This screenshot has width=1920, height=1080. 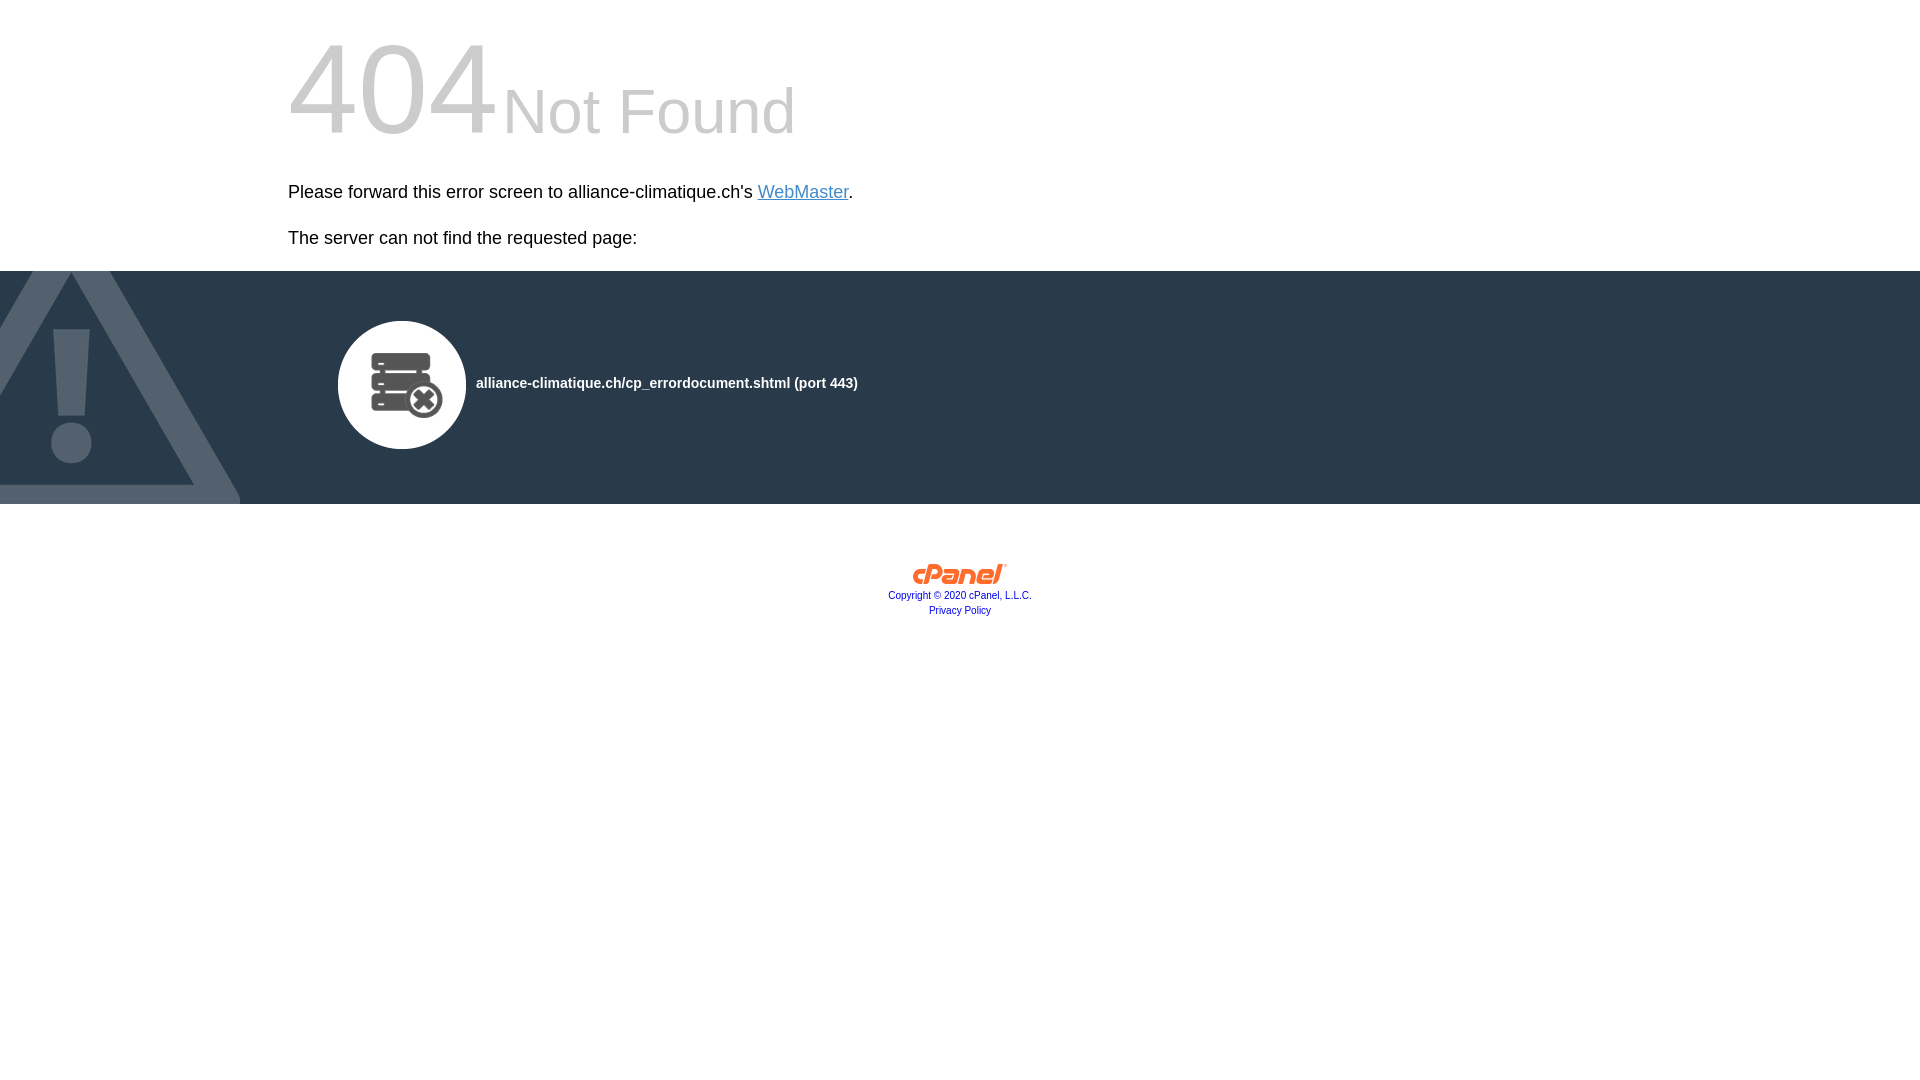 What do you see at coordinates (960, 578) in the screenshot?
I see `'cPanel, Inc.'` at bounding box center [960, 578].